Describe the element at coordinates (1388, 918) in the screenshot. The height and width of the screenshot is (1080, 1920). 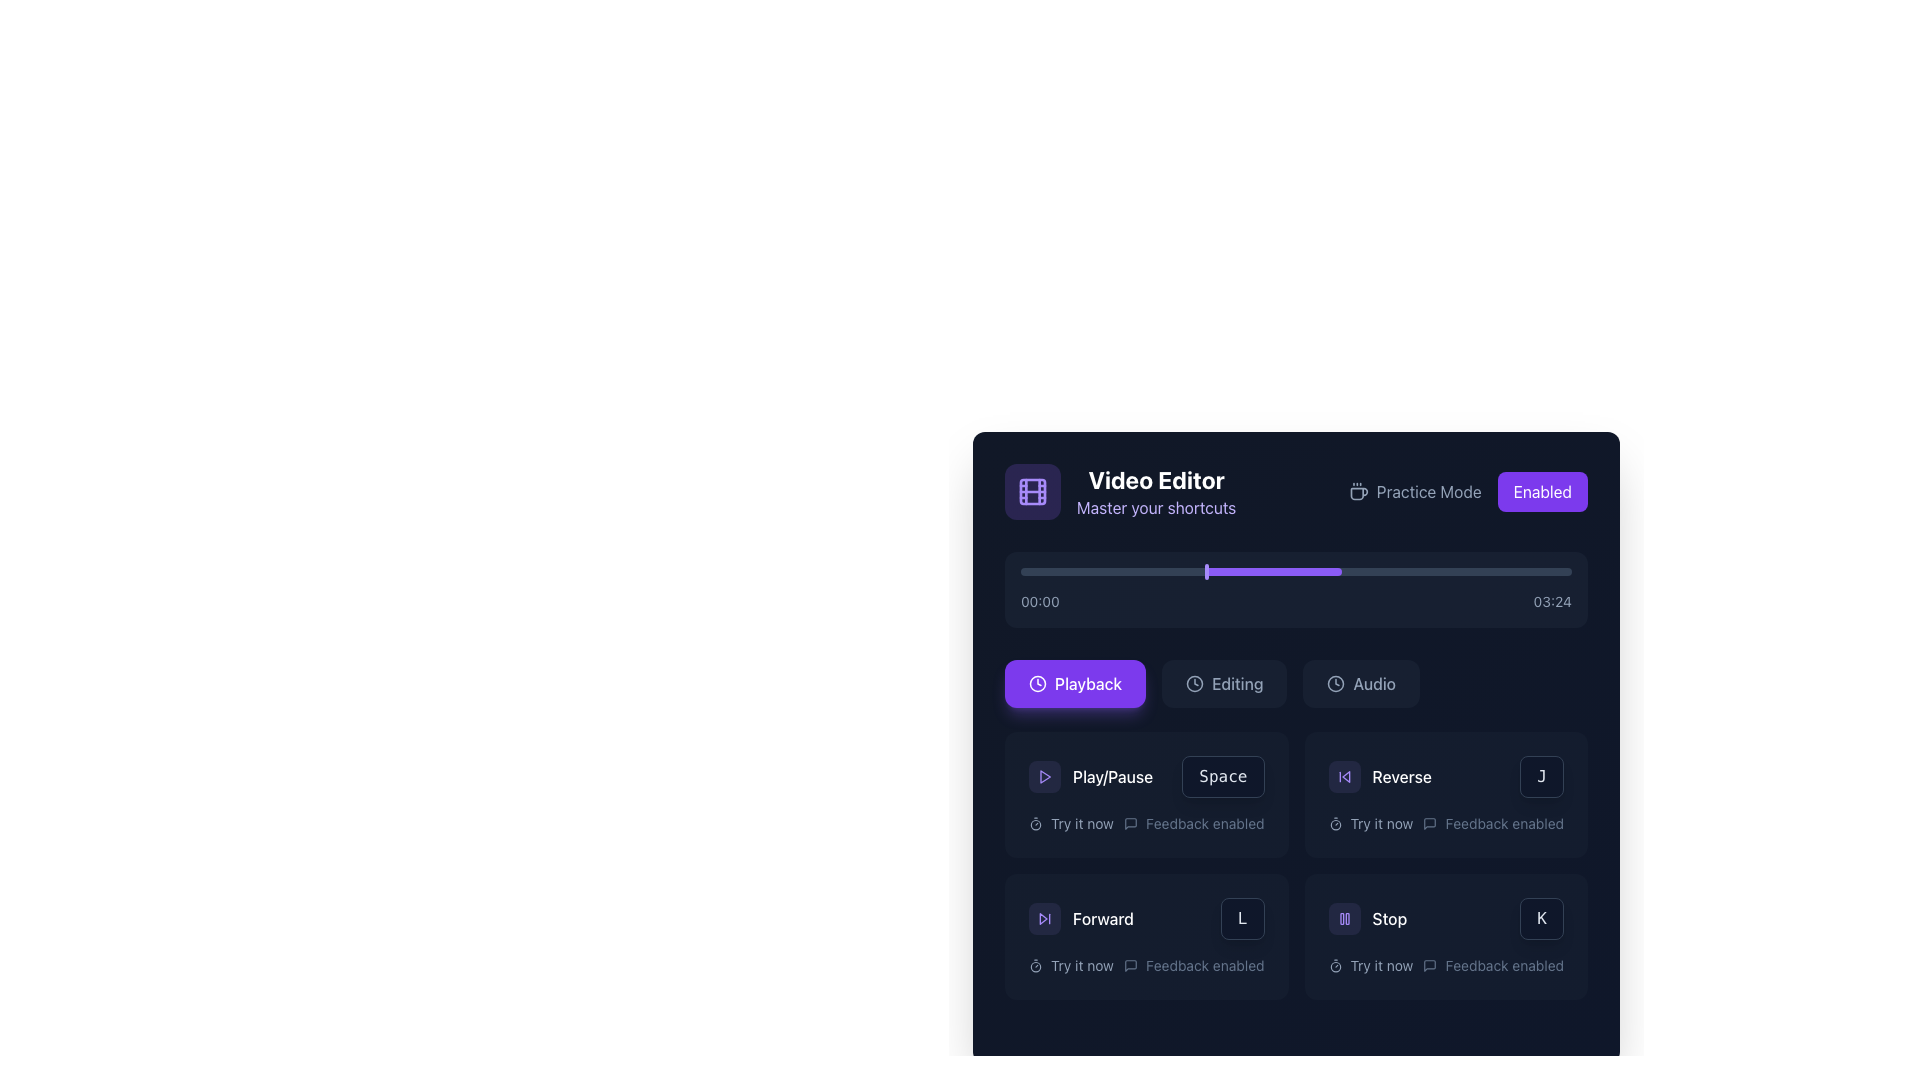
I see `the 'Stop' text label, which is styled with a white font color and medium weight, located in the bottom-right section of a dark-themed interface within a grouped menu` at that location.